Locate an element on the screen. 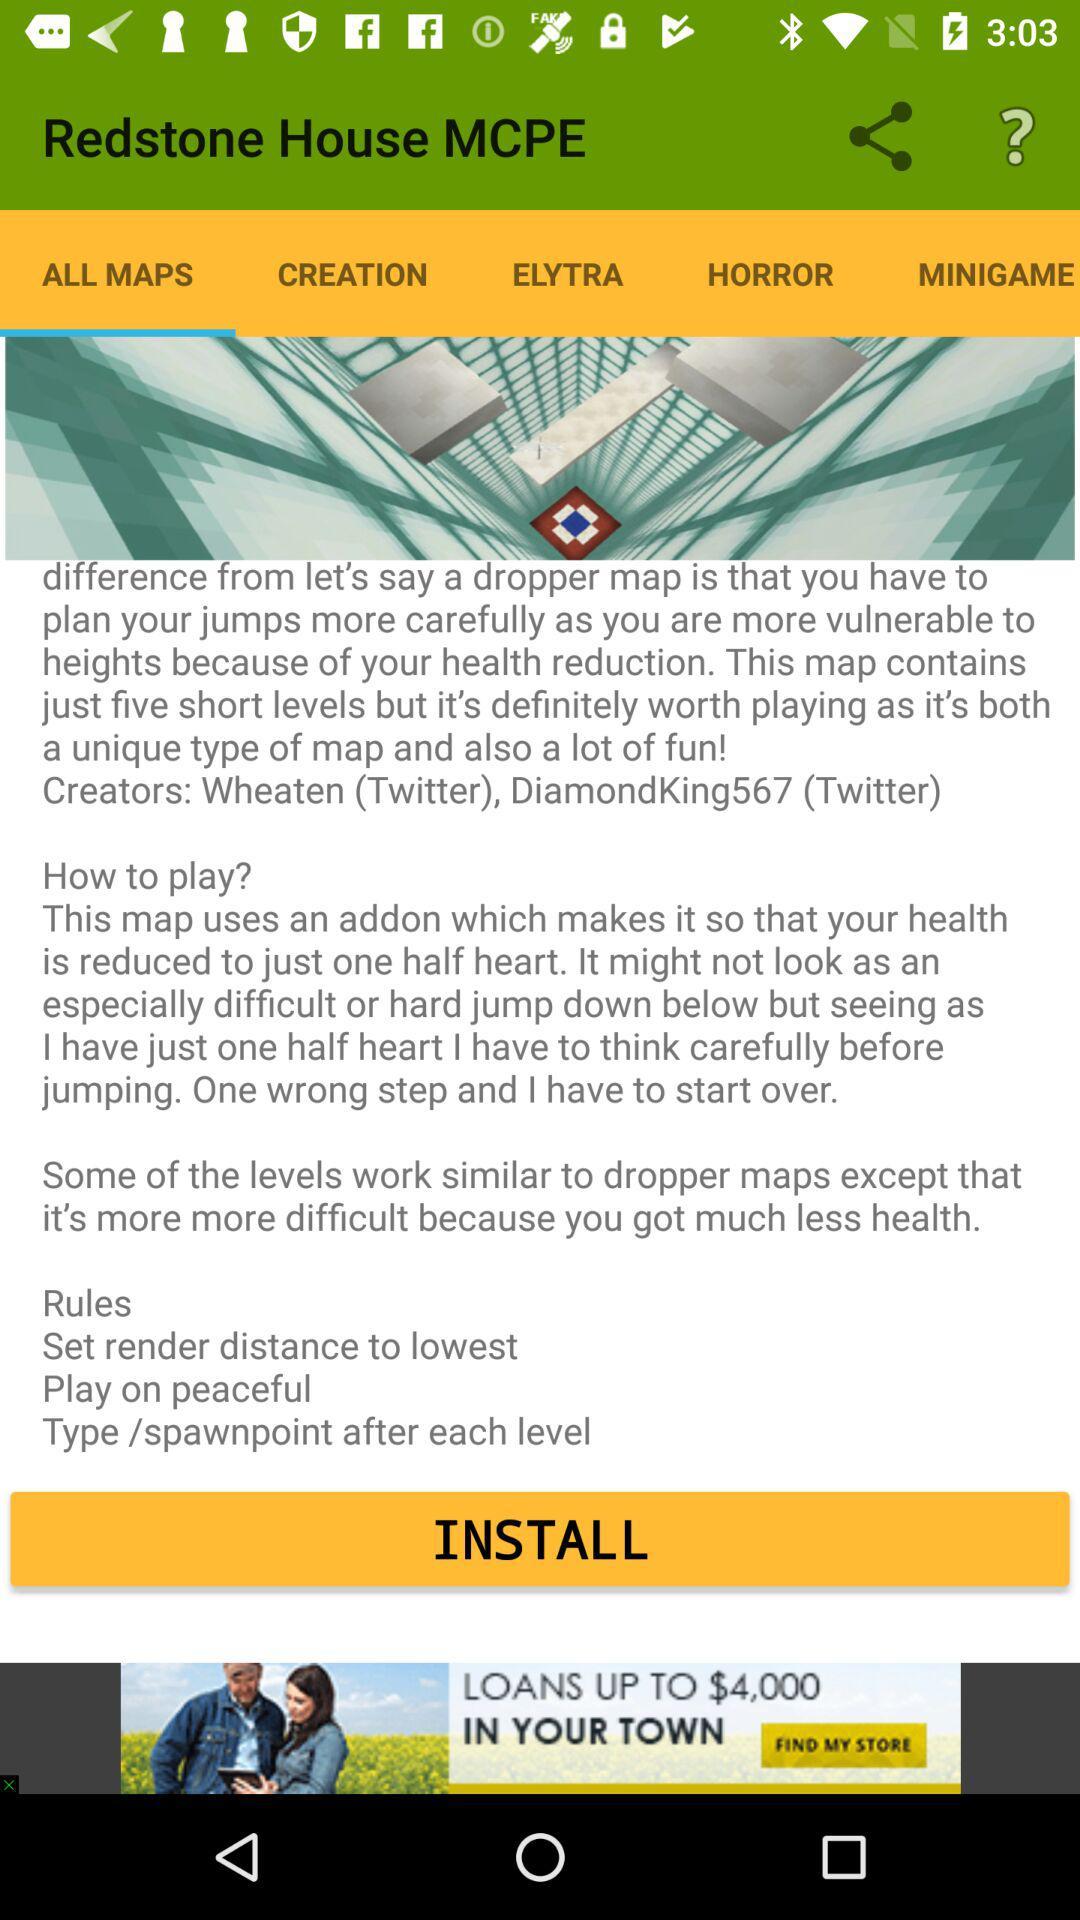 This screenshot has width=1080, height=1920. icon at the bottom left corner is located at coordinates (18, 1775).